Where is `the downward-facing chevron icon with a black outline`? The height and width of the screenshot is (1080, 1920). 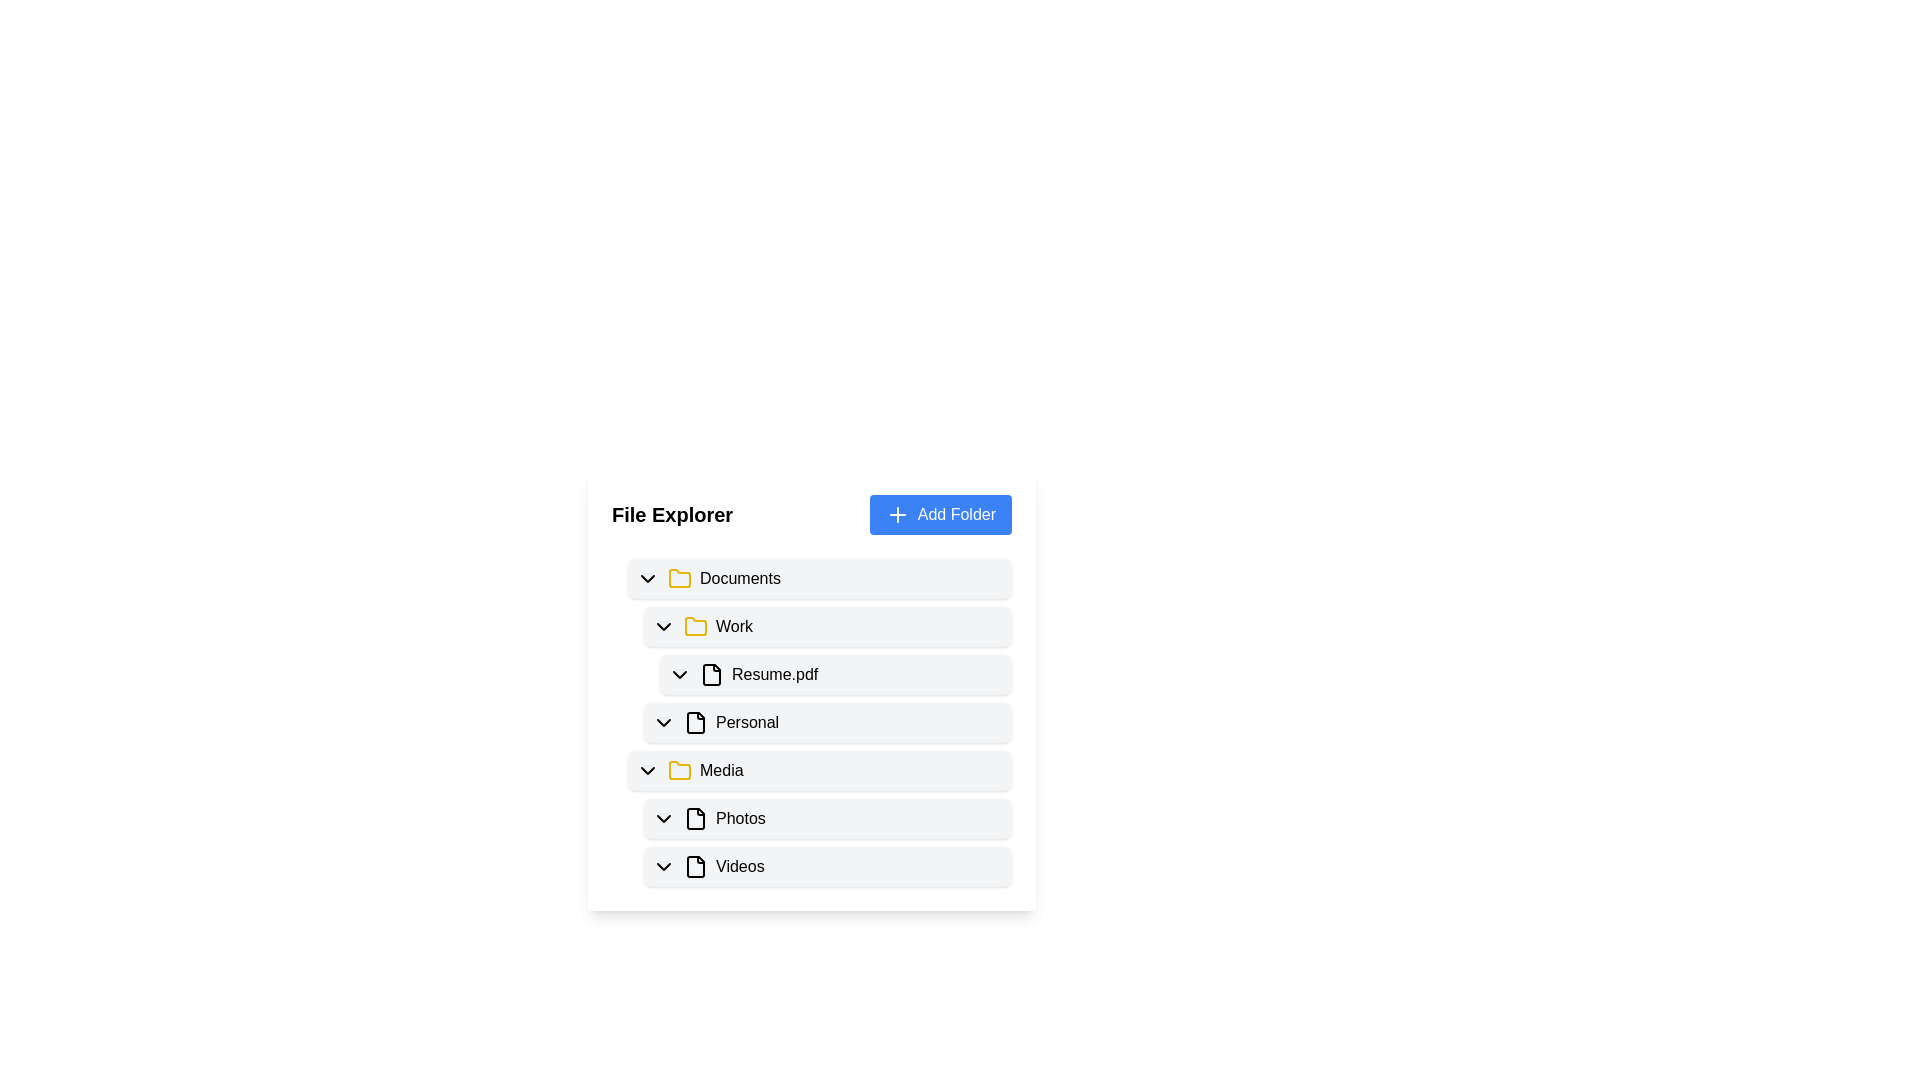
the downward-facing chevron icon with a black outline is located at coordinates (663, 818).